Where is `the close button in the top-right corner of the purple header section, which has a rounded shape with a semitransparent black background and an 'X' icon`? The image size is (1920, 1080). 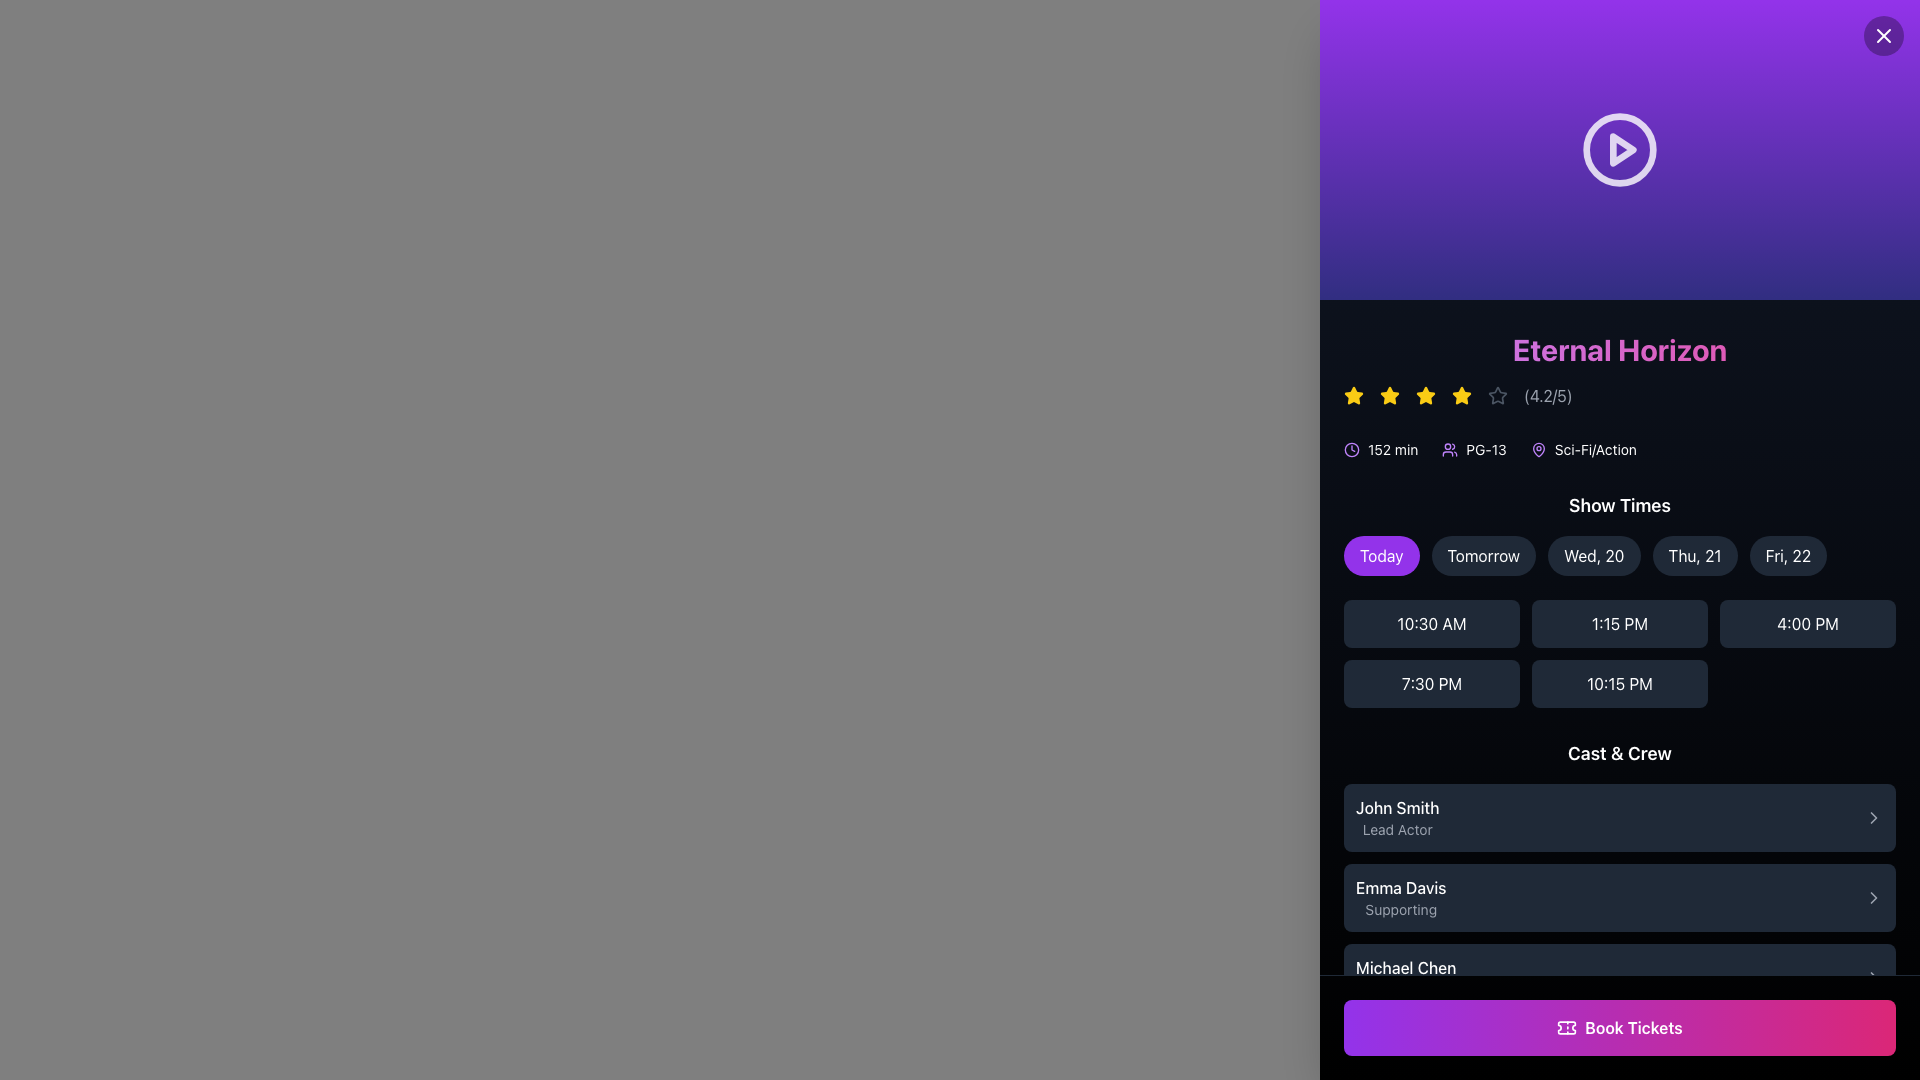 the close button in the top-right corner of the purple header section, which has a rounded shape with a semitransparent black background and an 'X' icon is located at coordinates (1882, 35).